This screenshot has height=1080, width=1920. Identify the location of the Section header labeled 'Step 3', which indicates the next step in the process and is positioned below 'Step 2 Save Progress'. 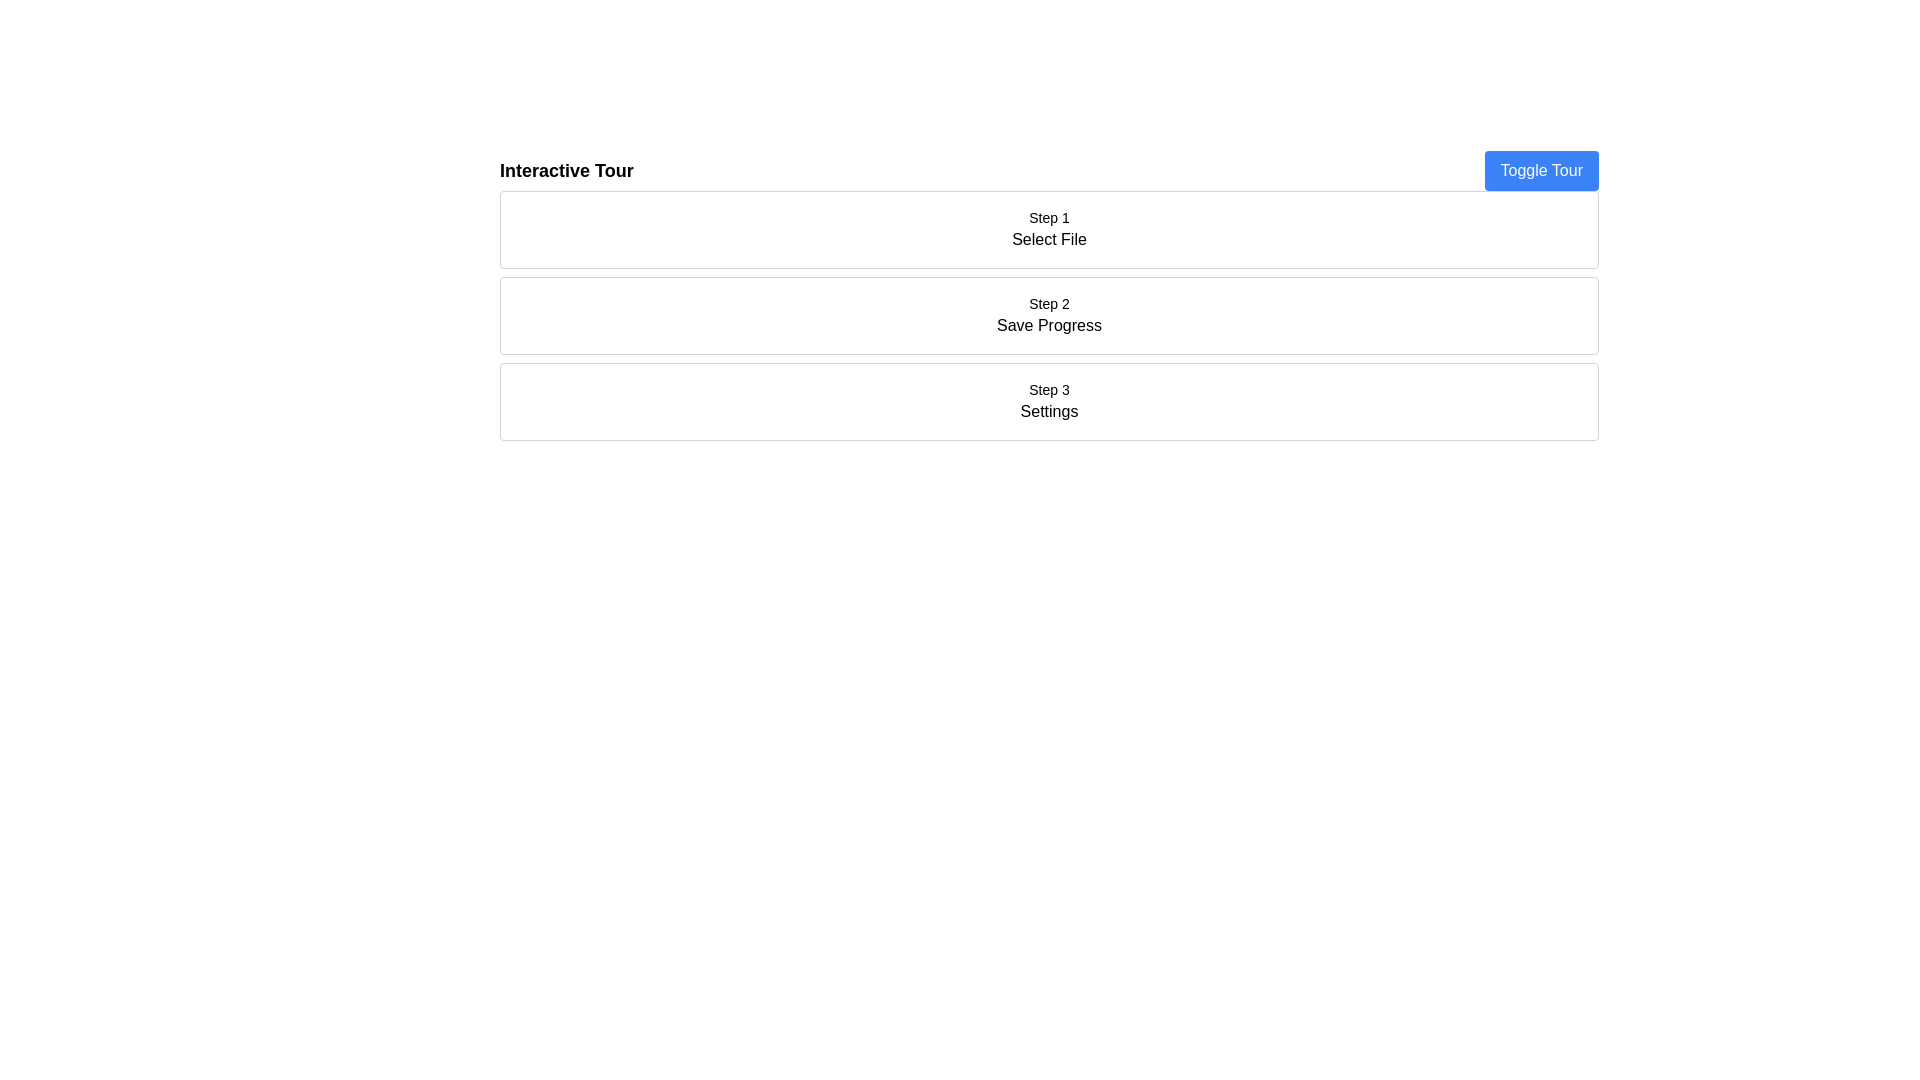
(1048, 401).